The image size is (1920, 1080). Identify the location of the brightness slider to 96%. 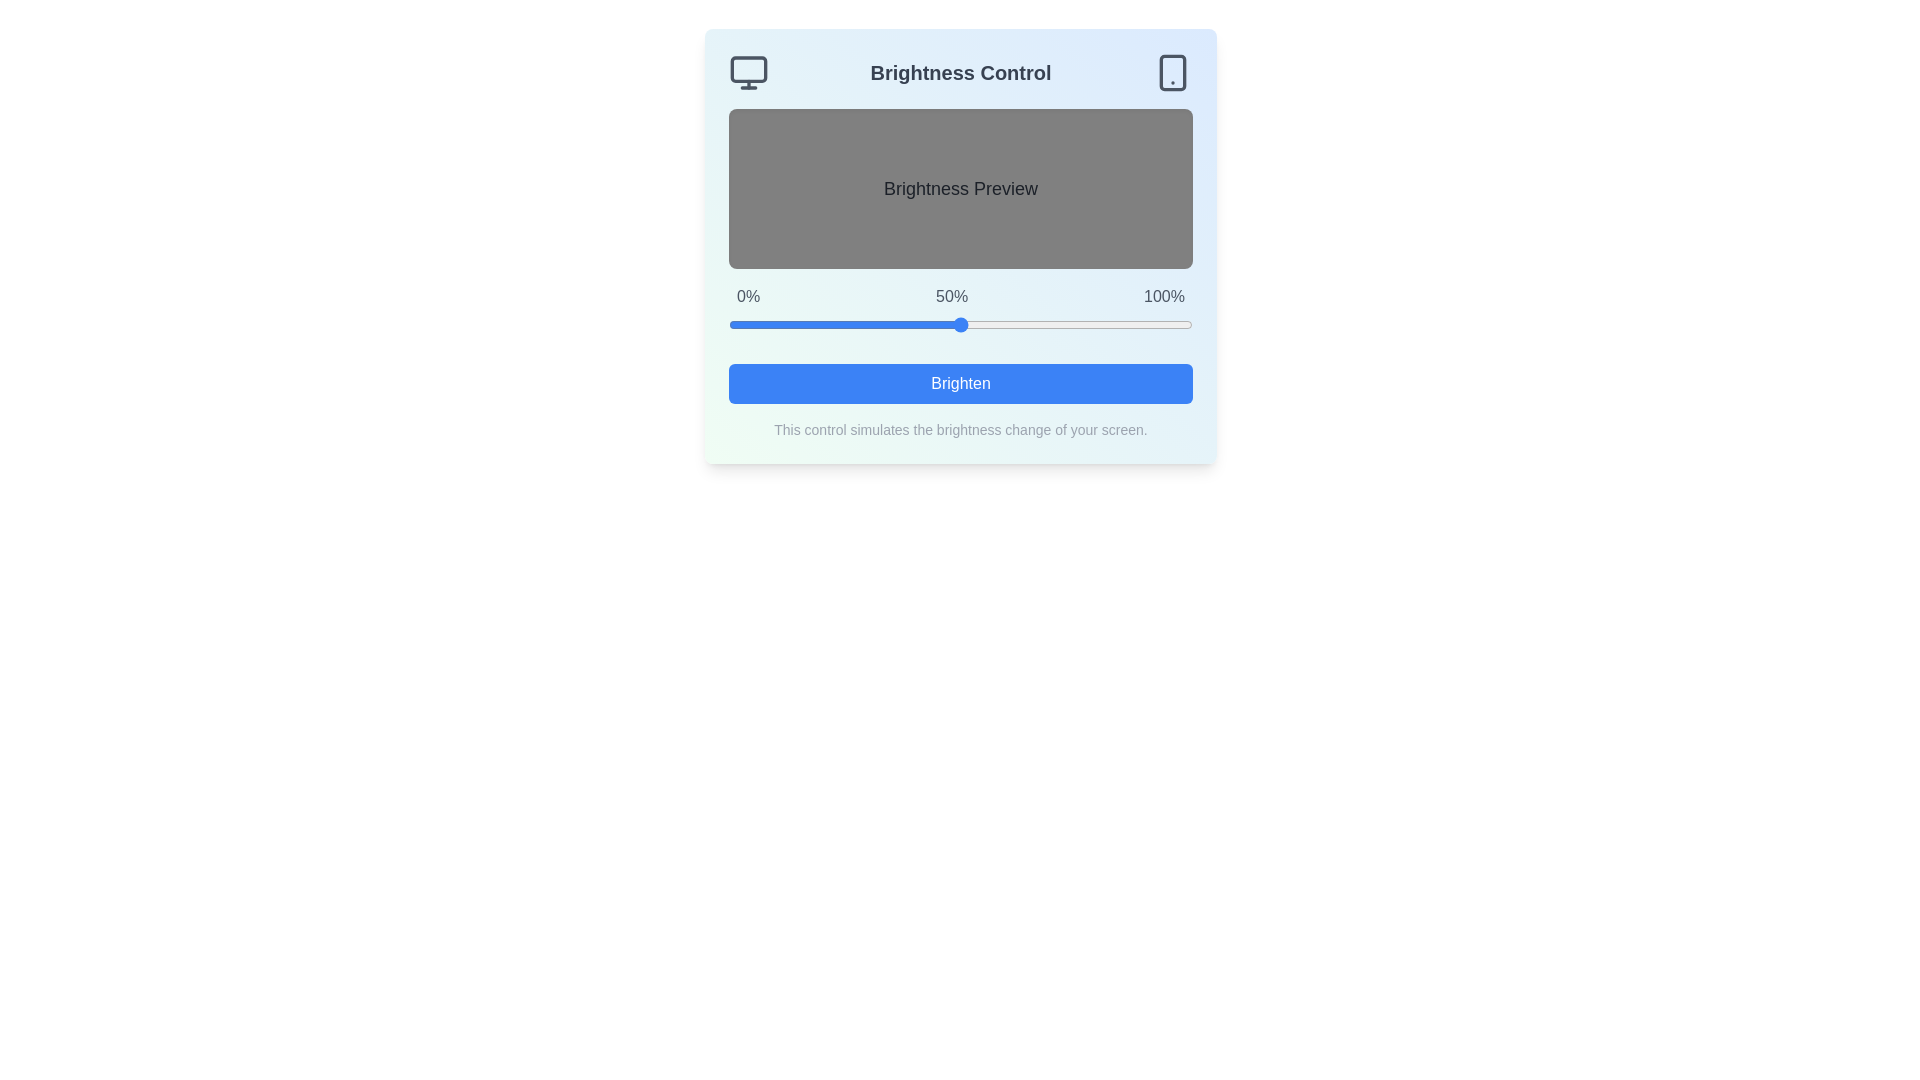
(1174, 323).